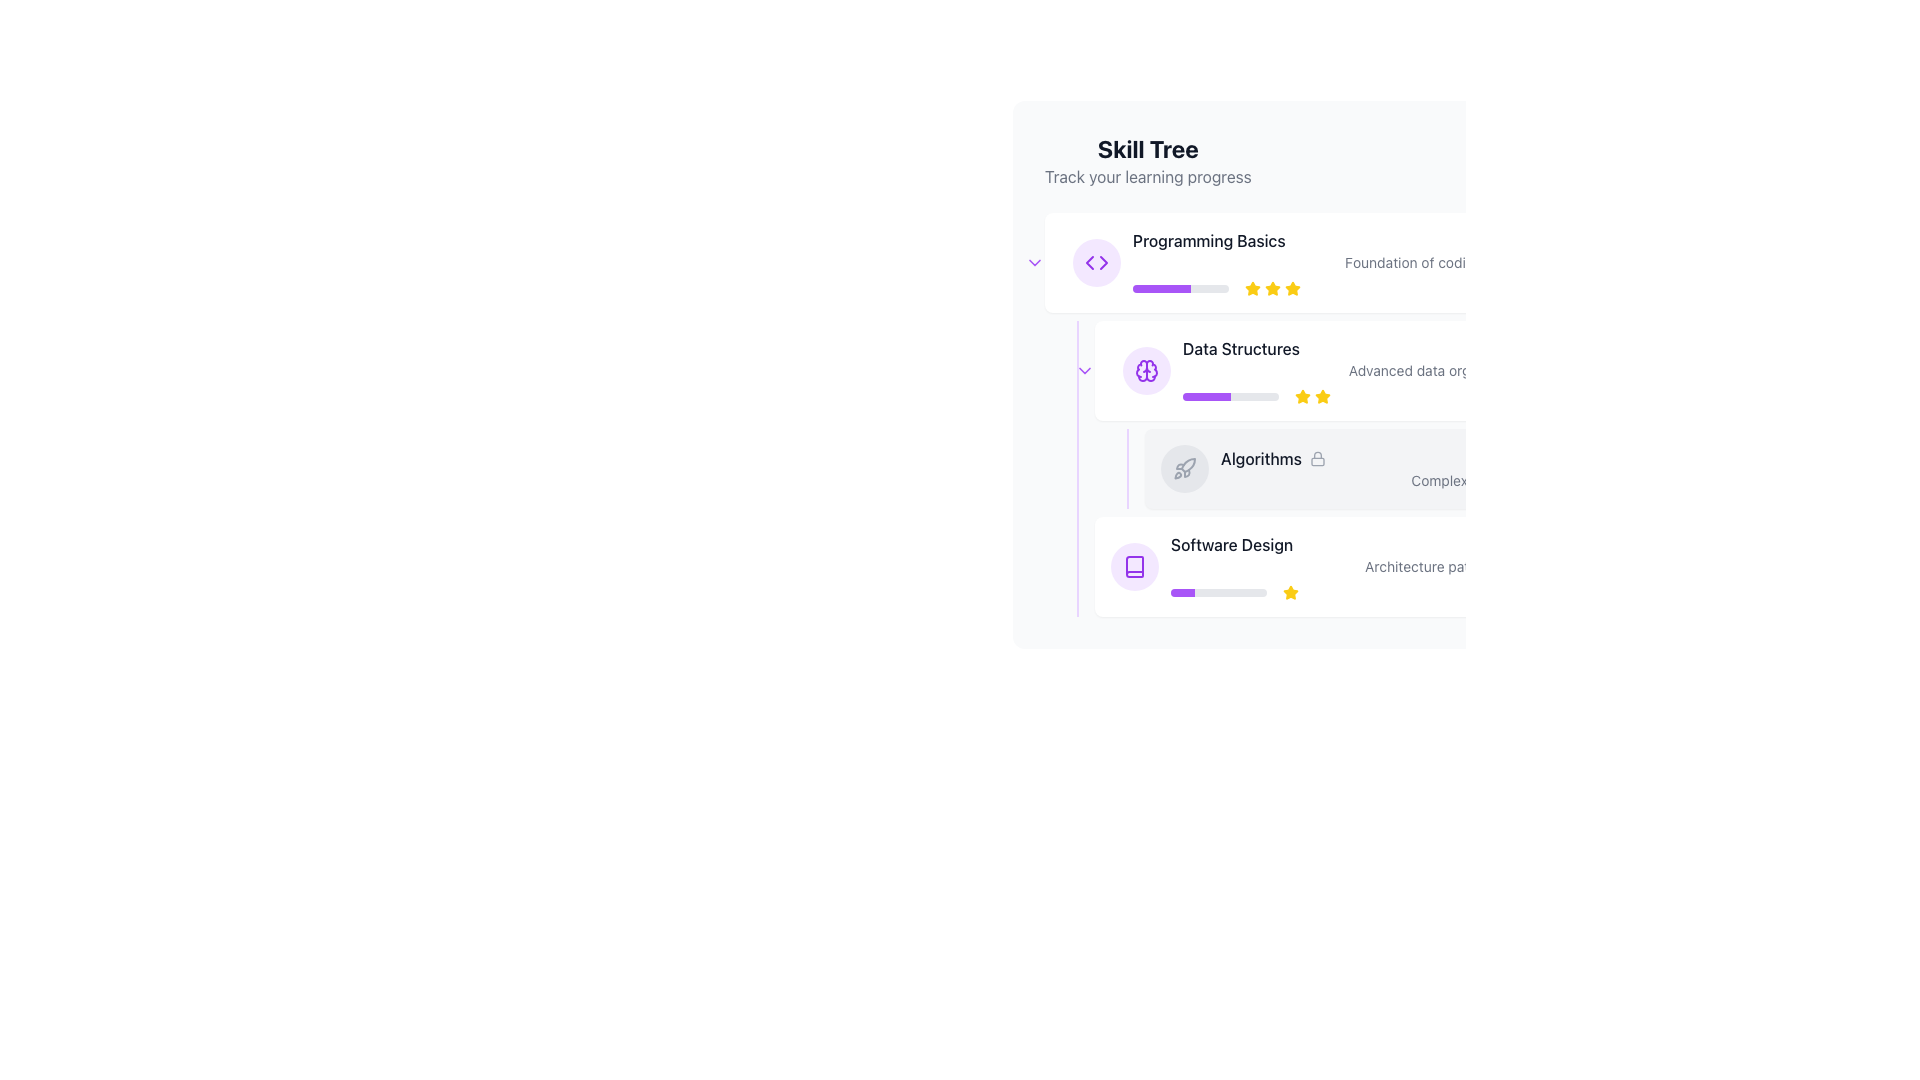 This screenshot has width=1920, height=1080. What do you see at coordinates (1313, 397) in the screenshot?
I see `the selected rating by interacting with the yellow stars in the Rating component located in the 'Data Structures' section beneath 'Programming Basics'` at bounding box center [1313, 397].